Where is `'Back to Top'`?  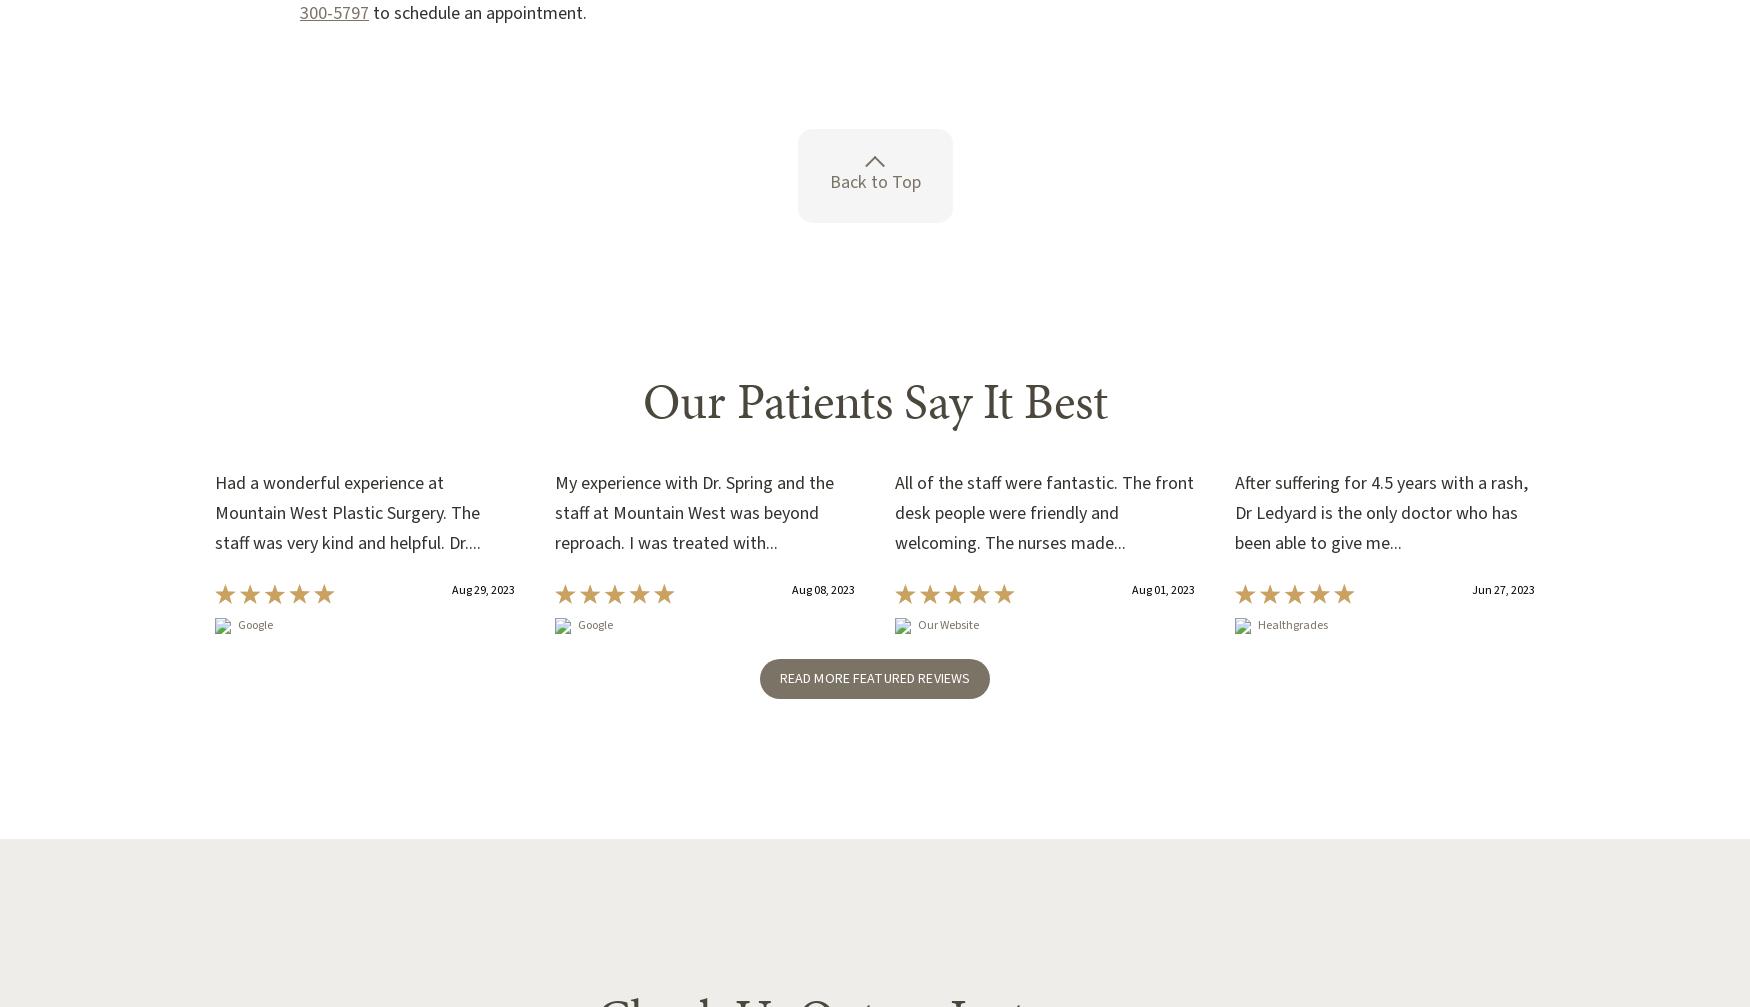
'Back to Top' is located at coordinates (828, 181).